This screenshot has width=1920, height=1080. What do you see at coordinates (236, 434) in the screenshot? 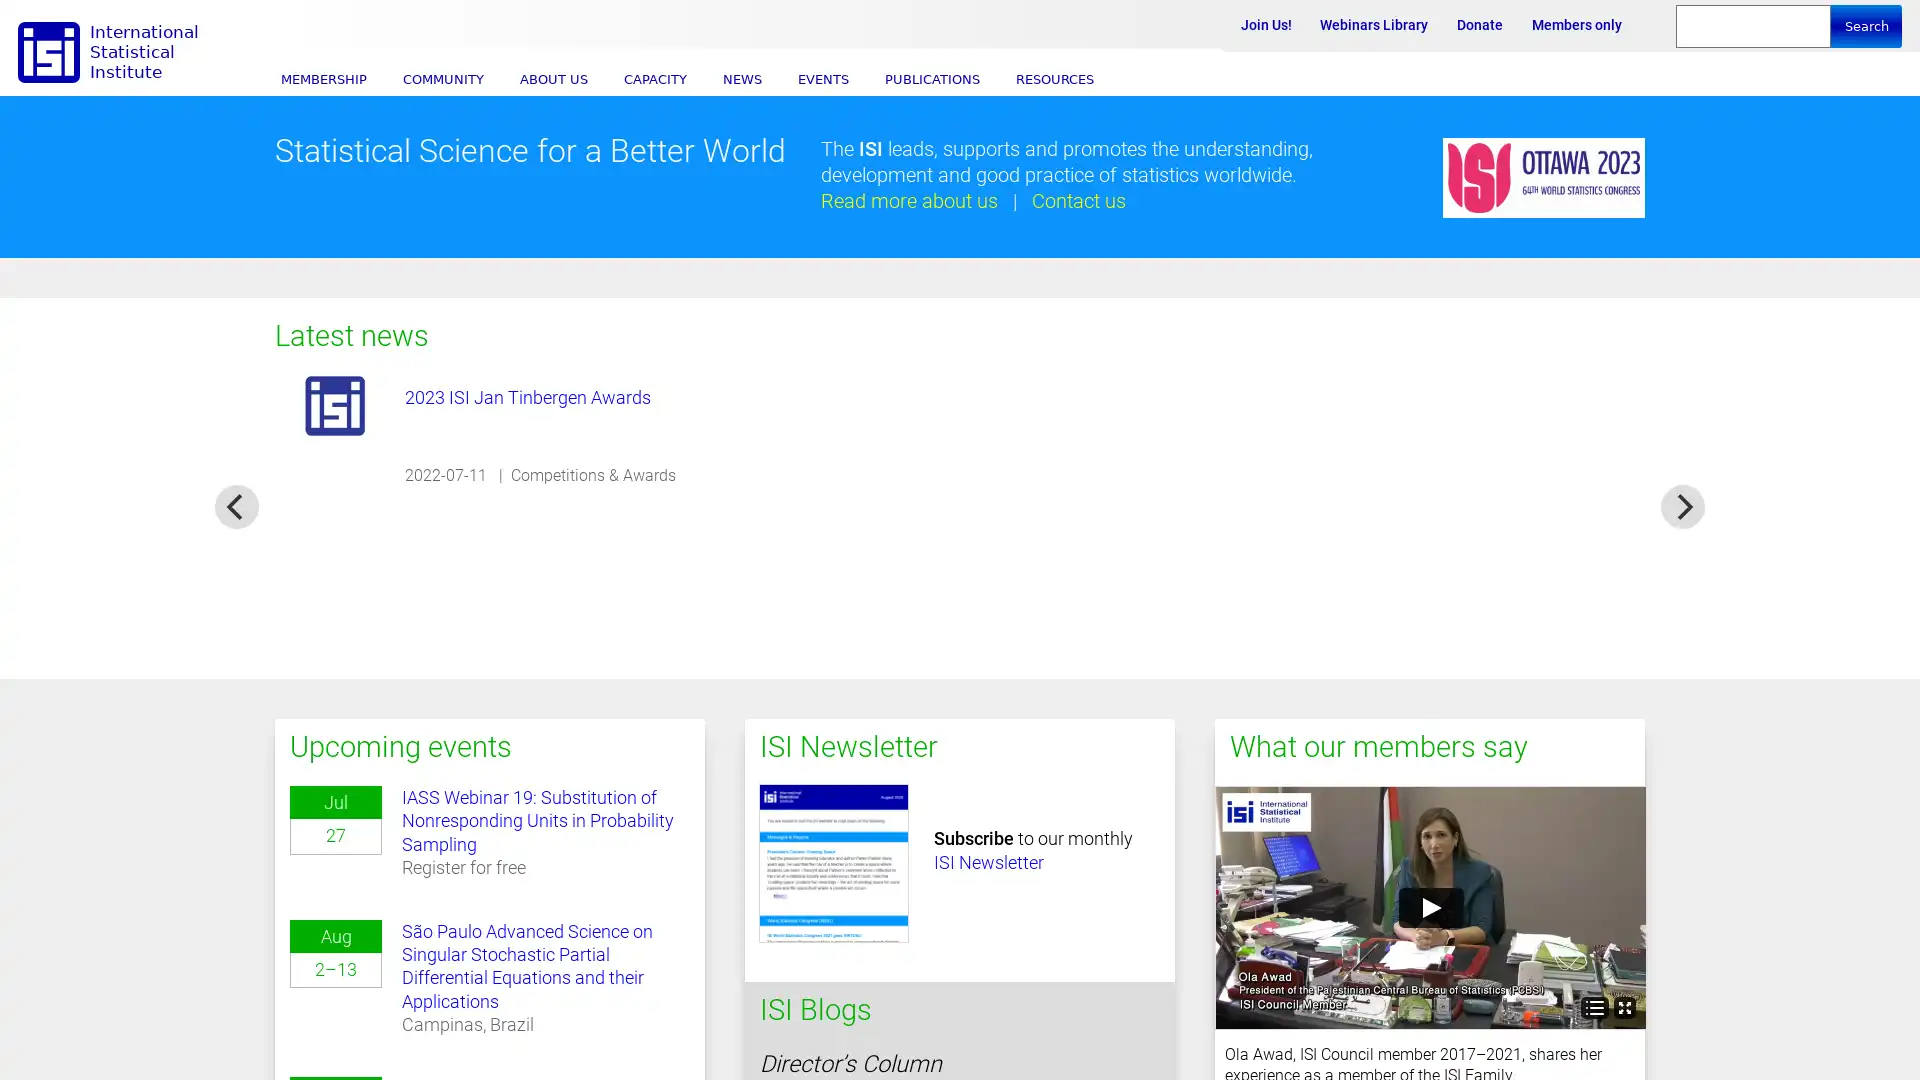
I see `previous` at bounding box center [236, 434].